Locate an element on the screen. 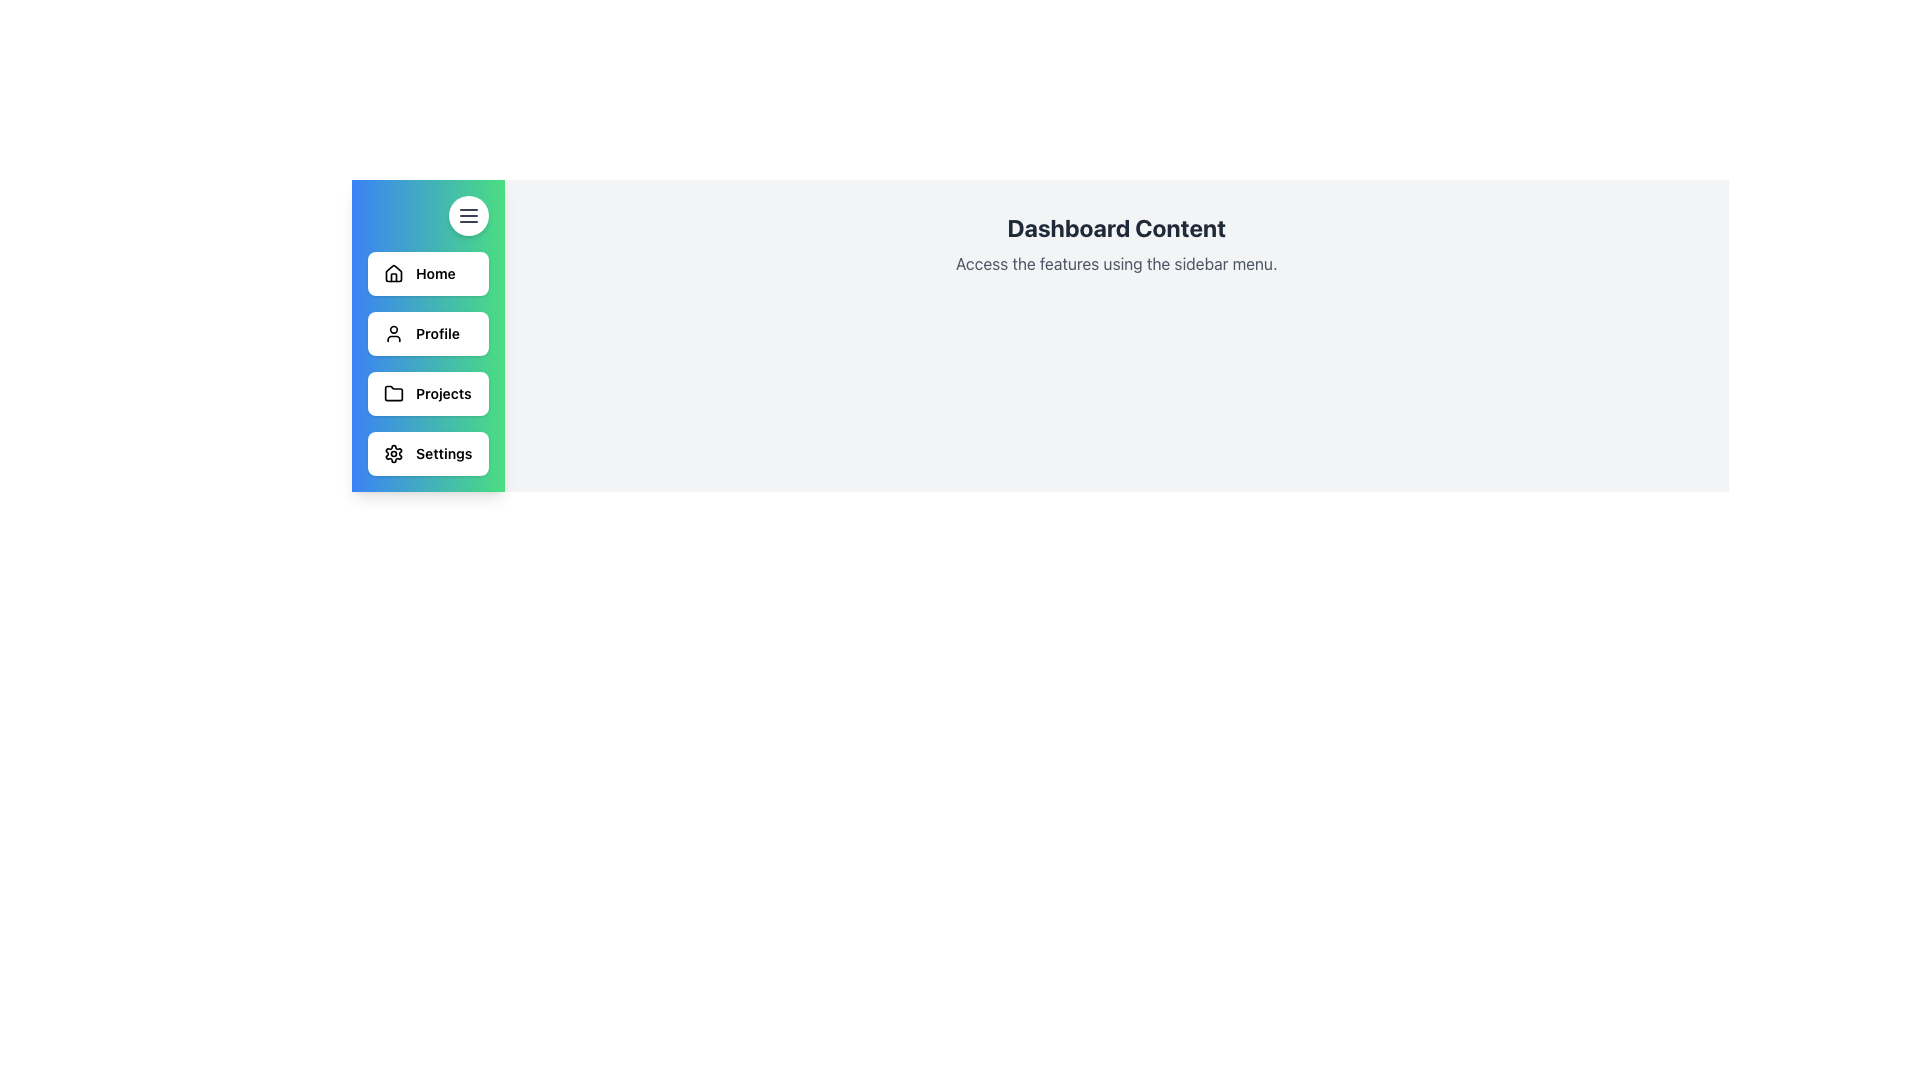 Image resolution: width=1920 pixels, height=1080 pixels. the 'Profile' icon located in the vertical sidebar menu, which visually represents profile-related functionalities adjacent to the 'Profile' text label is located at coordinates (393, 333).